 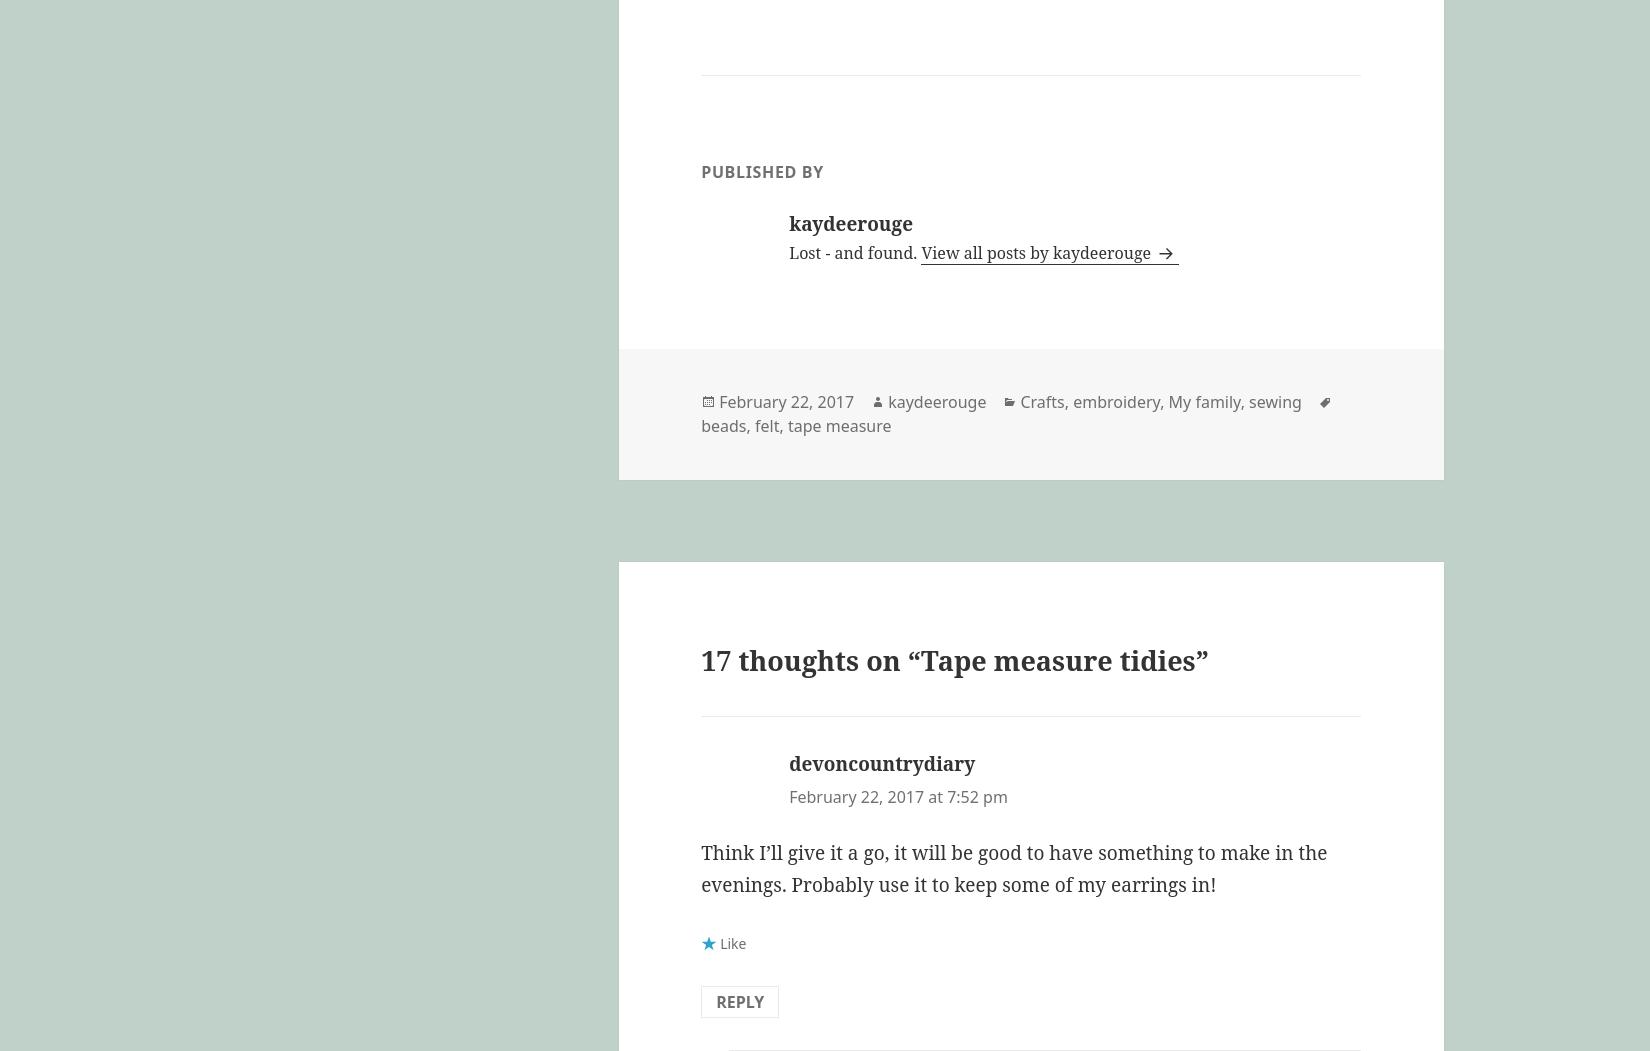 What do you see at coordinates (1116, 401) in the screenshot?
I see `'embroidery'` at bounding box center [1116, 401].